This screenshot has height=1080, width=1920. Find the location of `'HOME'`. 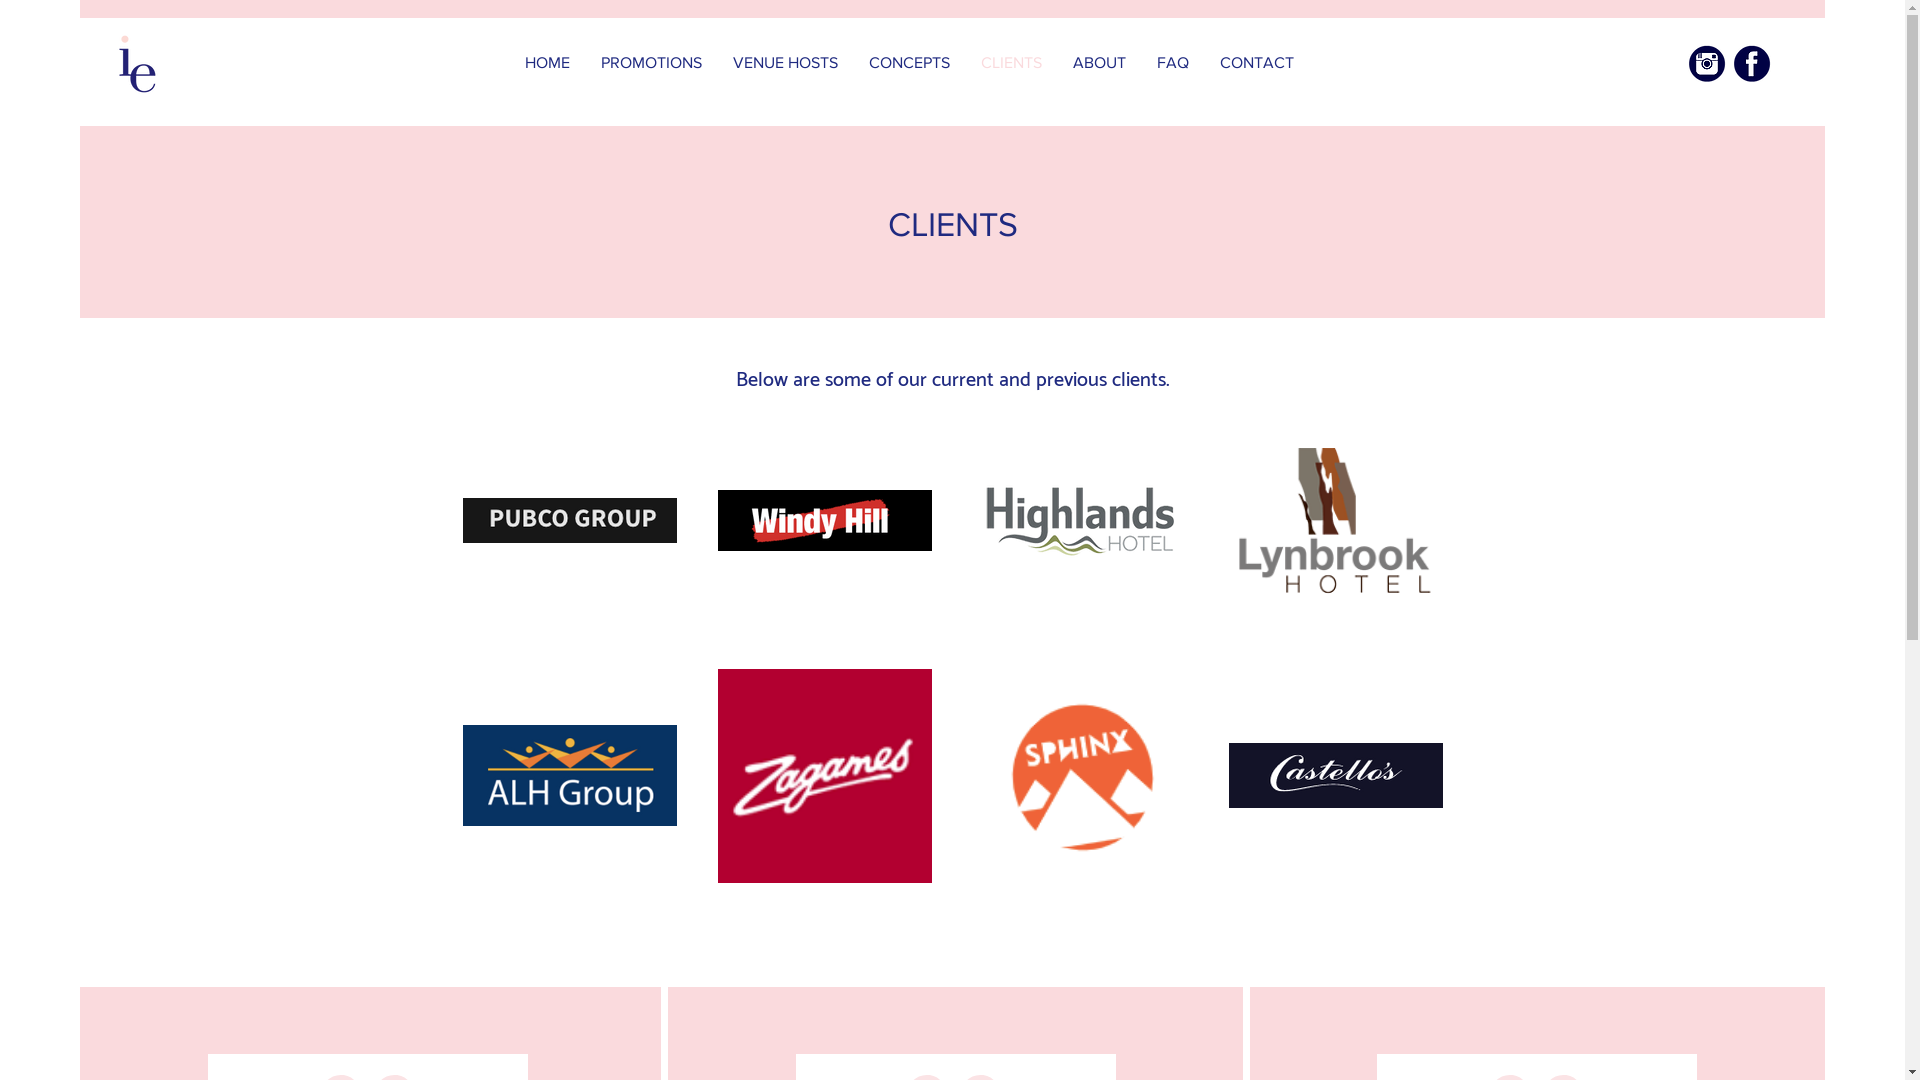

'HOME' is located at coordinates (547, 61).